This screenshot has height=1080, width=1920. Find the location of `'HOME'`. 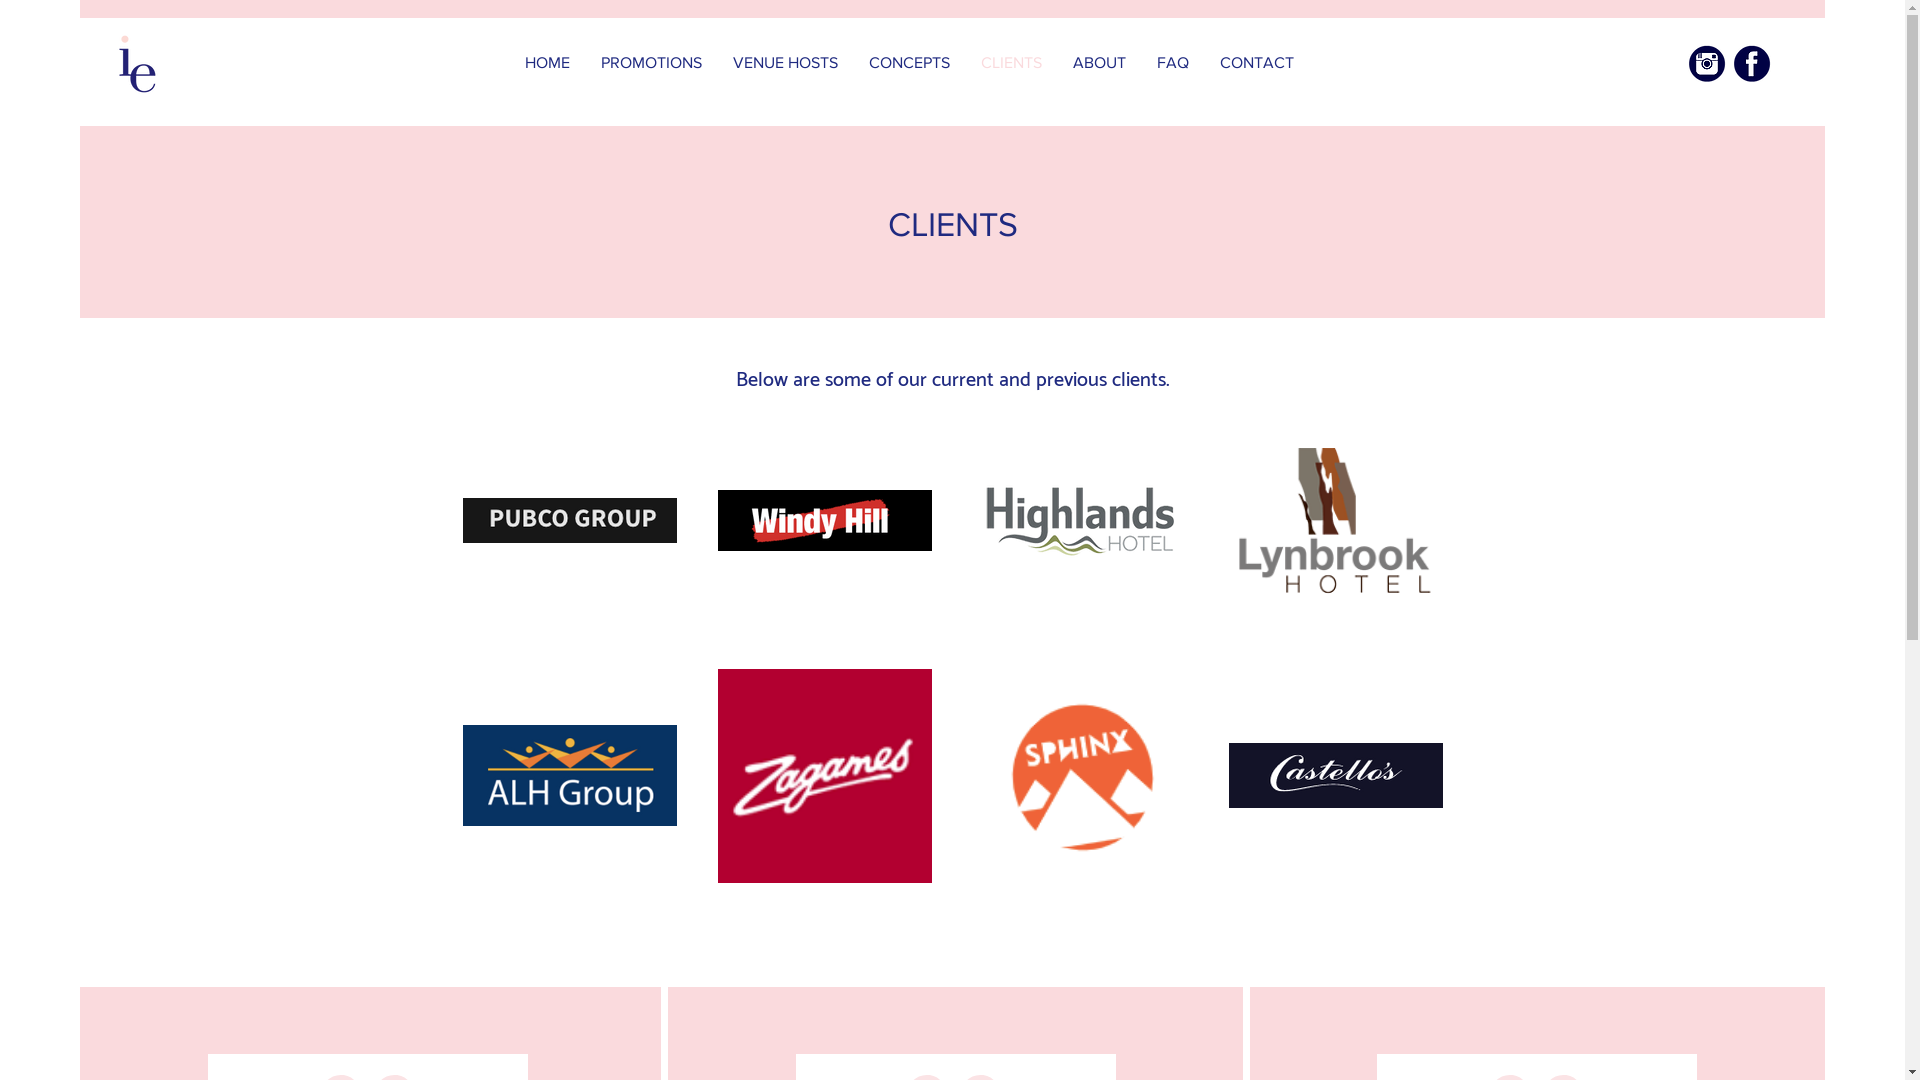

'HOME' is located at coordinates (547, 61).